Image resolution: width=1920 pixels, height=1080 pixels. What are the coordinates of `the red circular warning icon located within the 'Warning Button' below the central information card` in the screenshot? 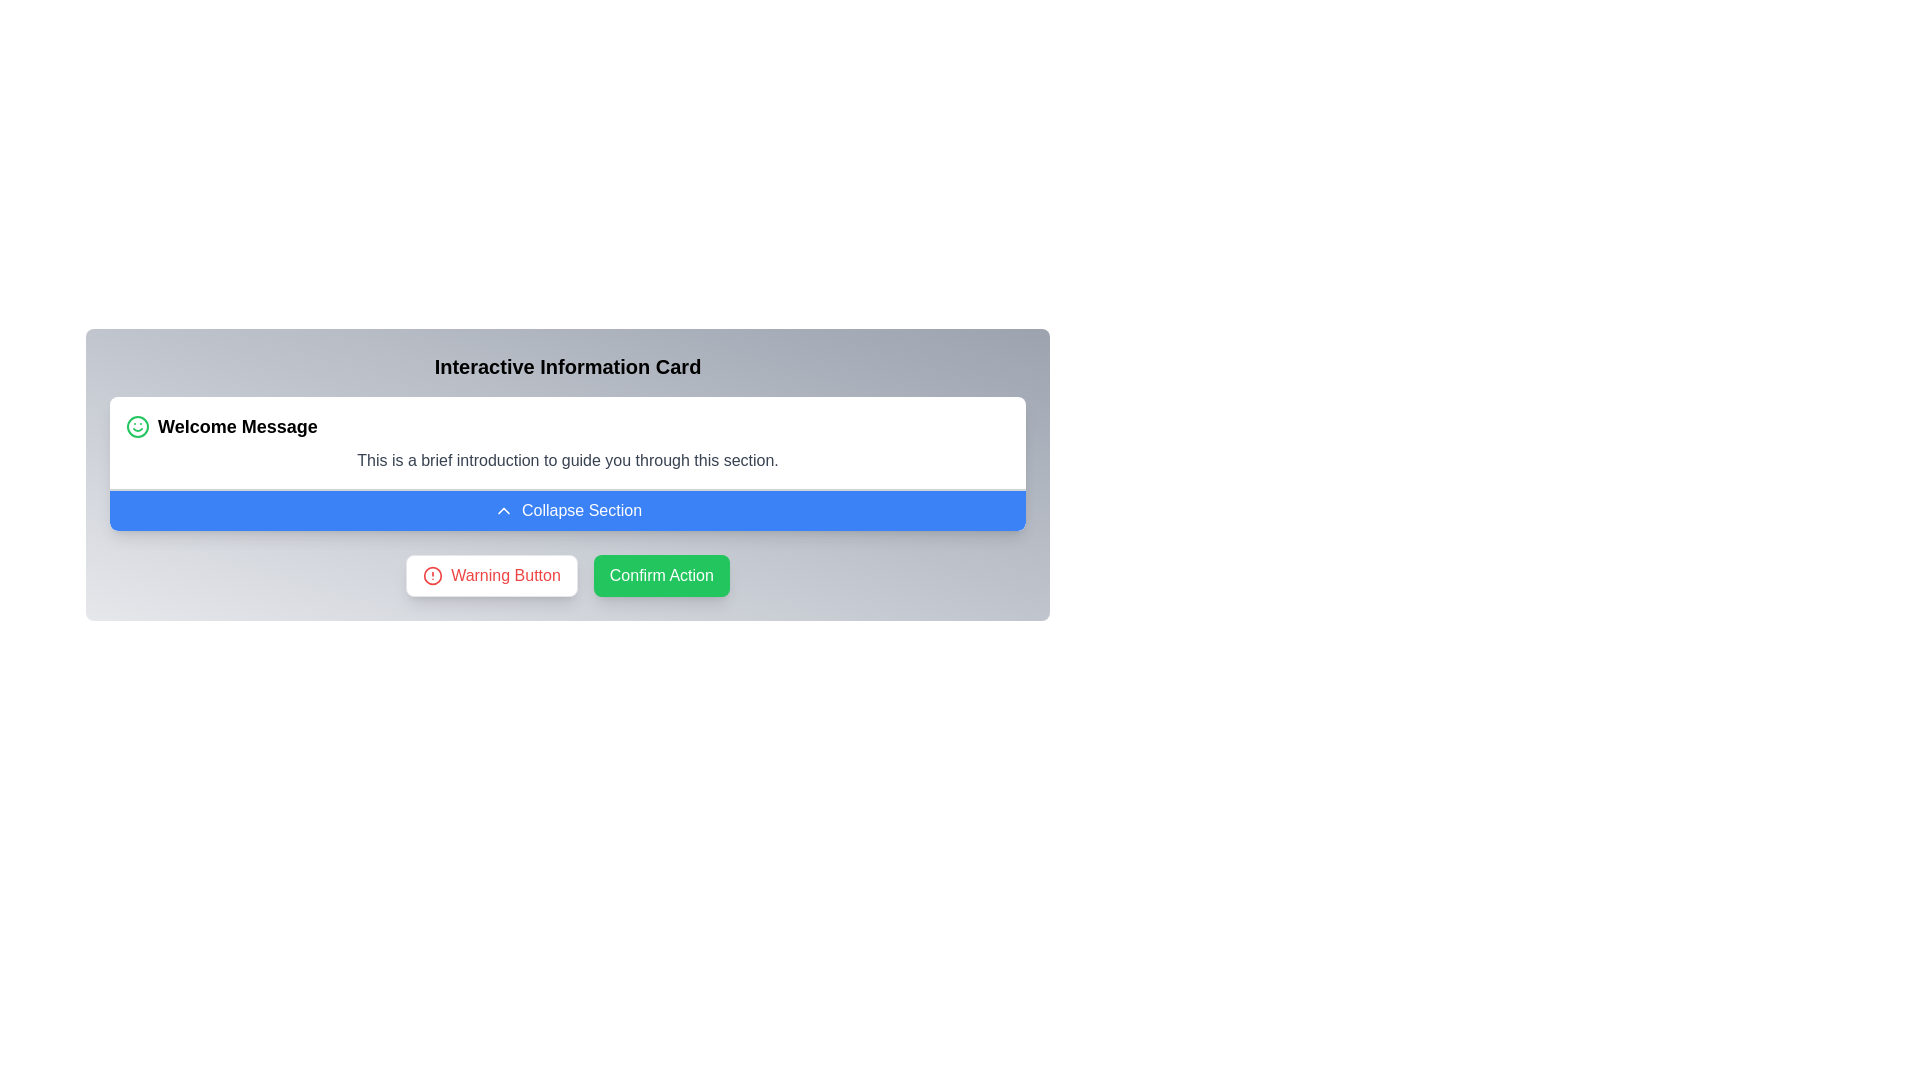 It's located at (432, 575).